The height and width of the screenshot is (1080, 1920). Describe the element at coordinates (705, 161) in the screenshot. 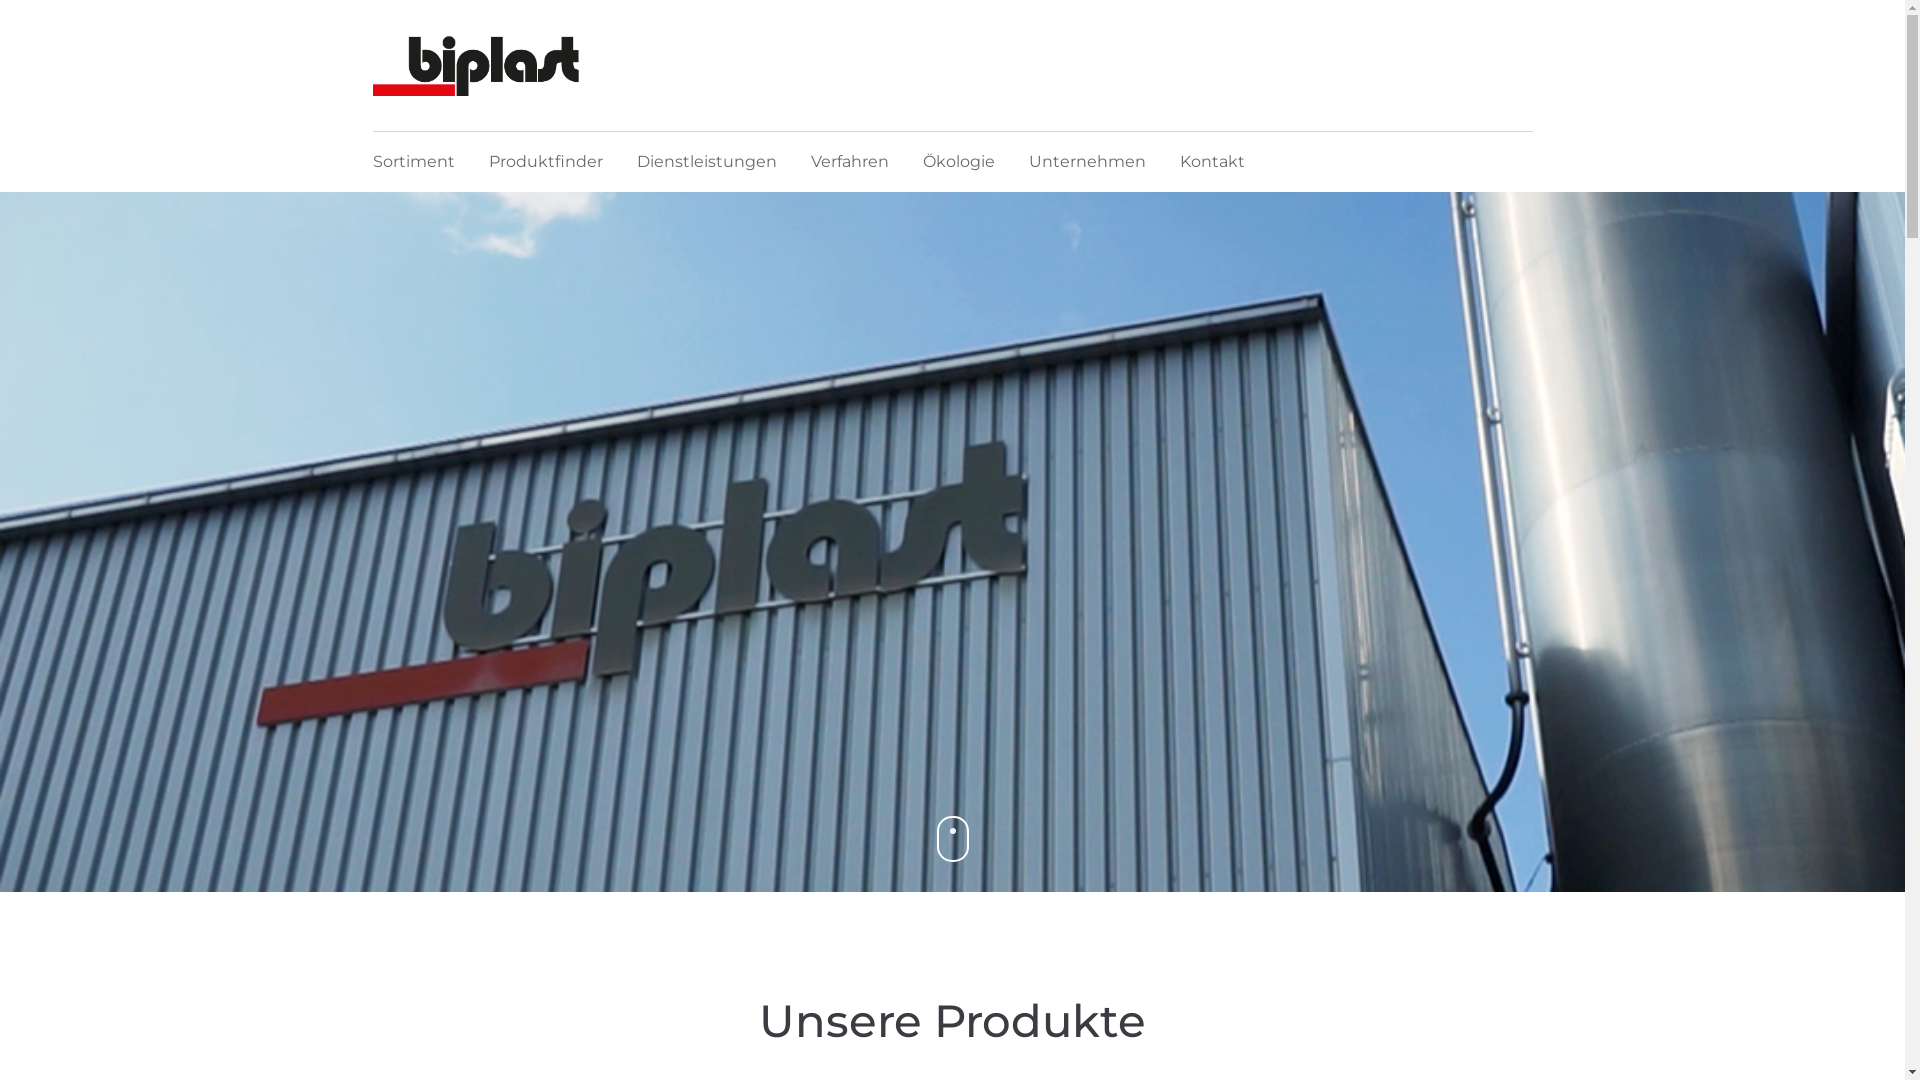

I see `'Dienstleistungen'` at that location.